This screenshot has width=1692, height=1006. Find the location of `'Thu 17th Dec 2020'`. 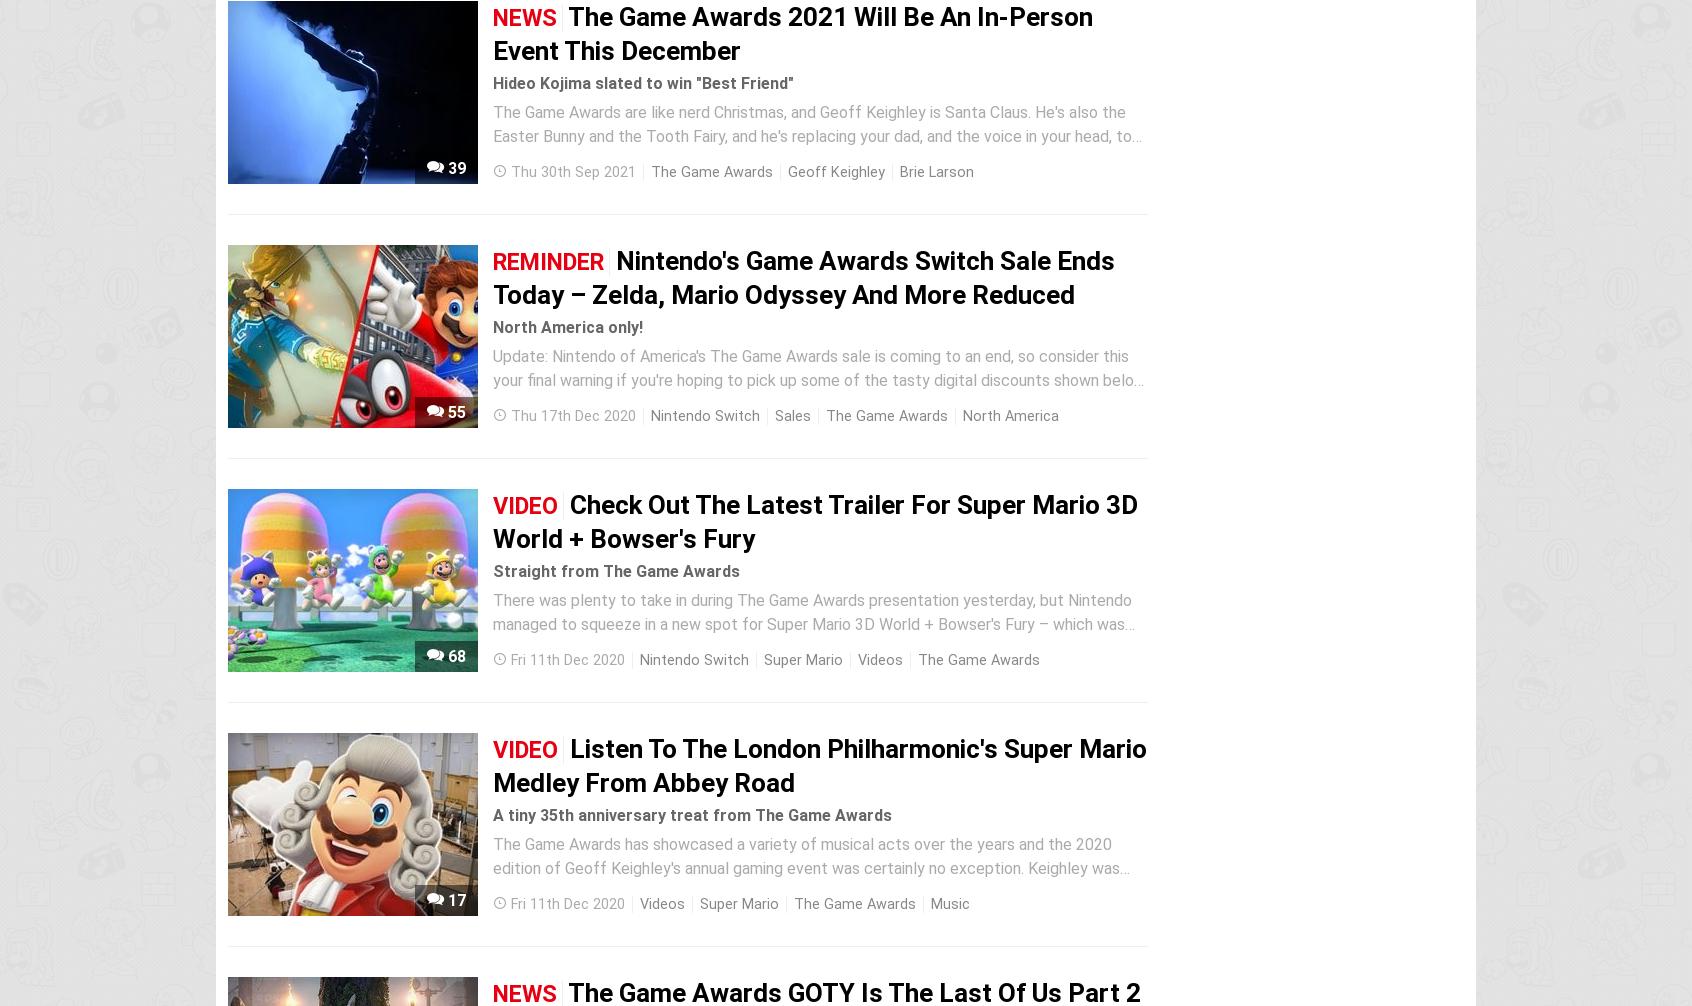

'Thu 17th Dec 2020' is located at coordinates (572, 415).